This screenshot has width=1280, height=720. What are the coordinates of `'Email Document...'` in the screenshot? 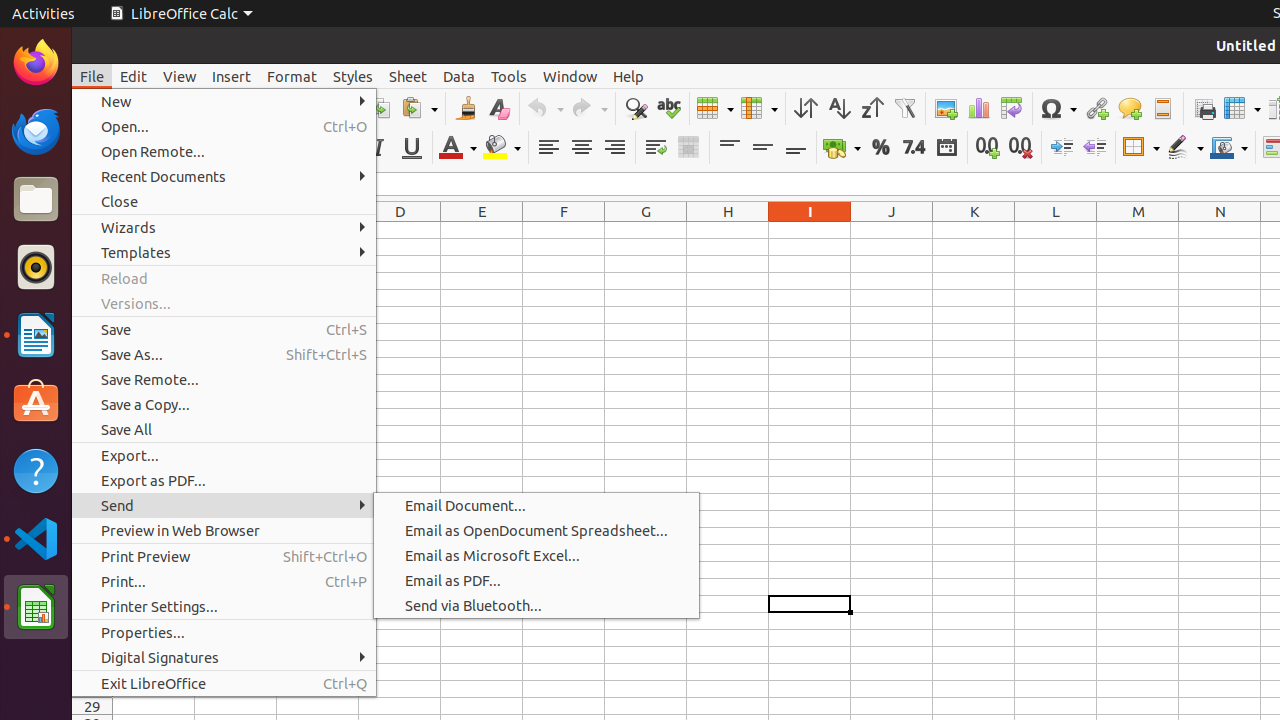 It's located at (536, 504).